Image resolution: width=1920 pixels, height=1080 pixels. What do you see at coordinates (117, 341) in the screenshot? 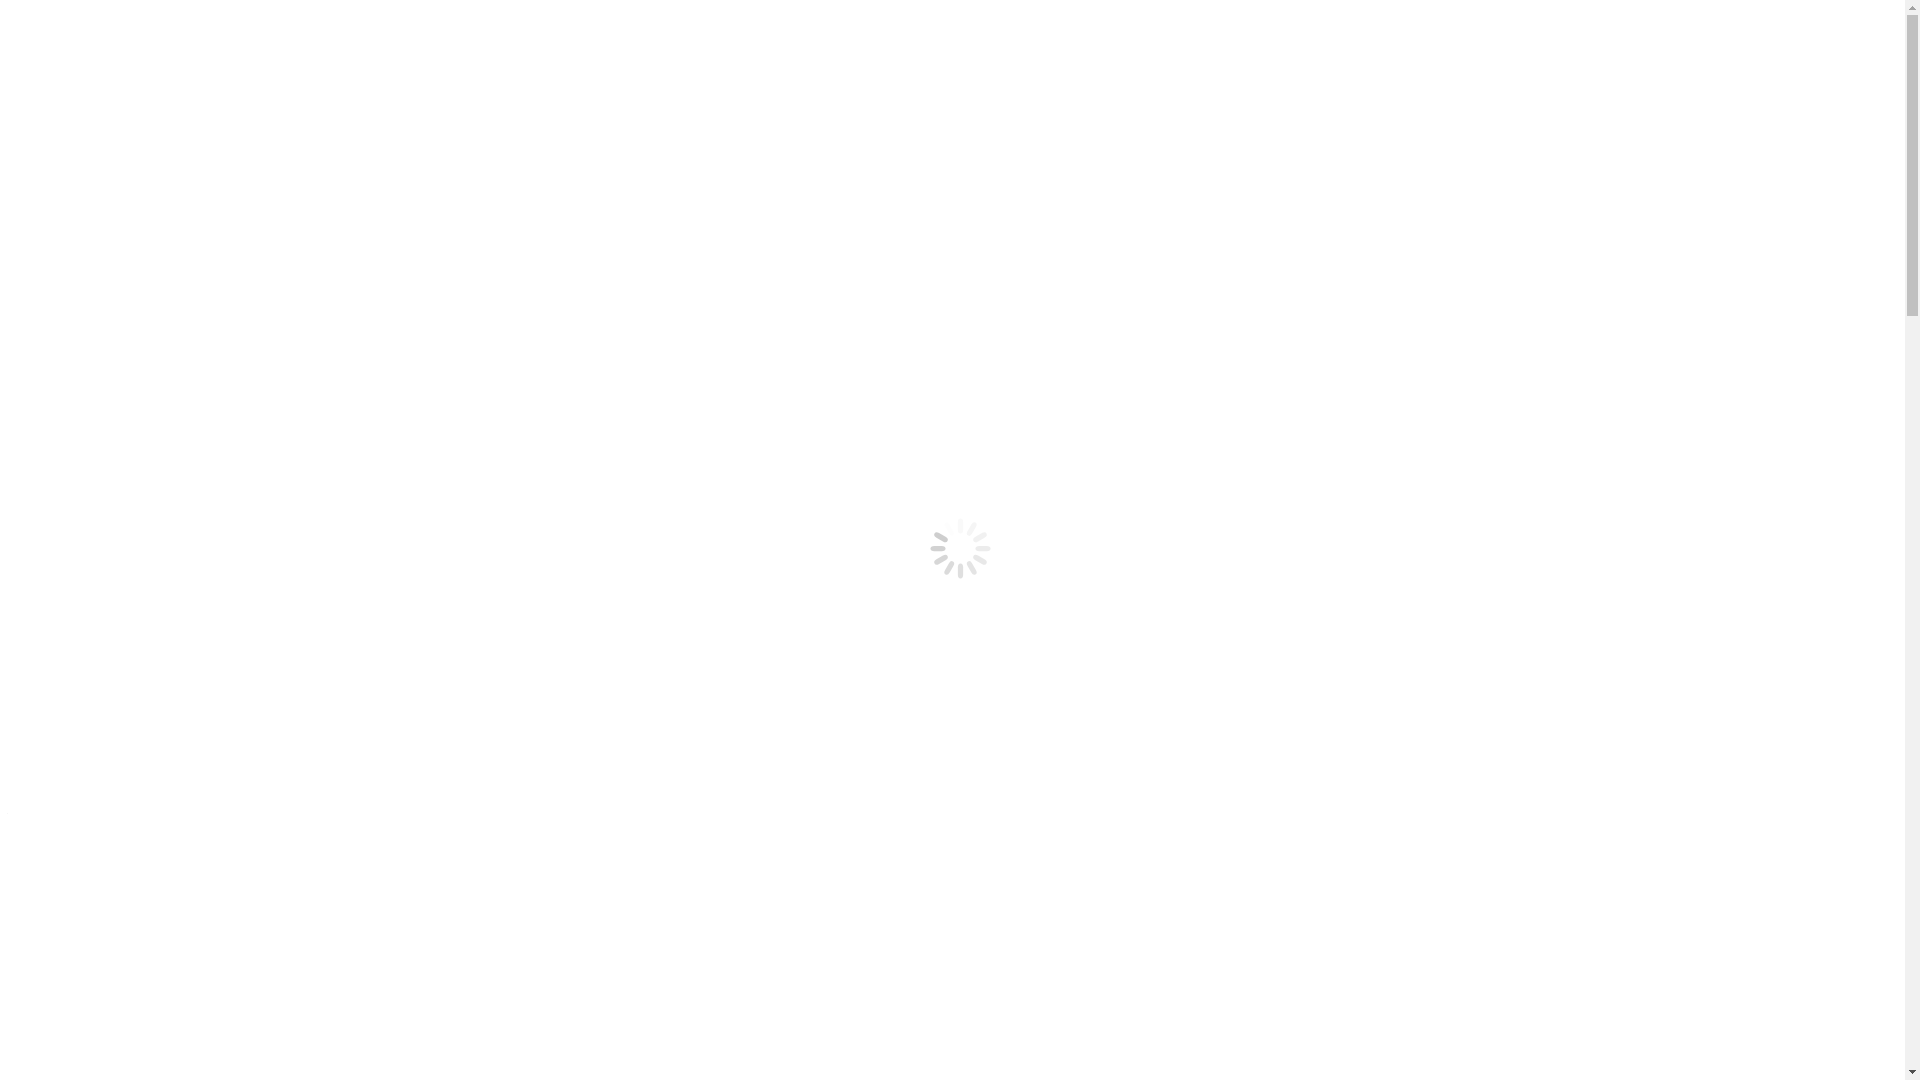
I see `'Matt Makens Weather'` at bounding box center [117, 341].